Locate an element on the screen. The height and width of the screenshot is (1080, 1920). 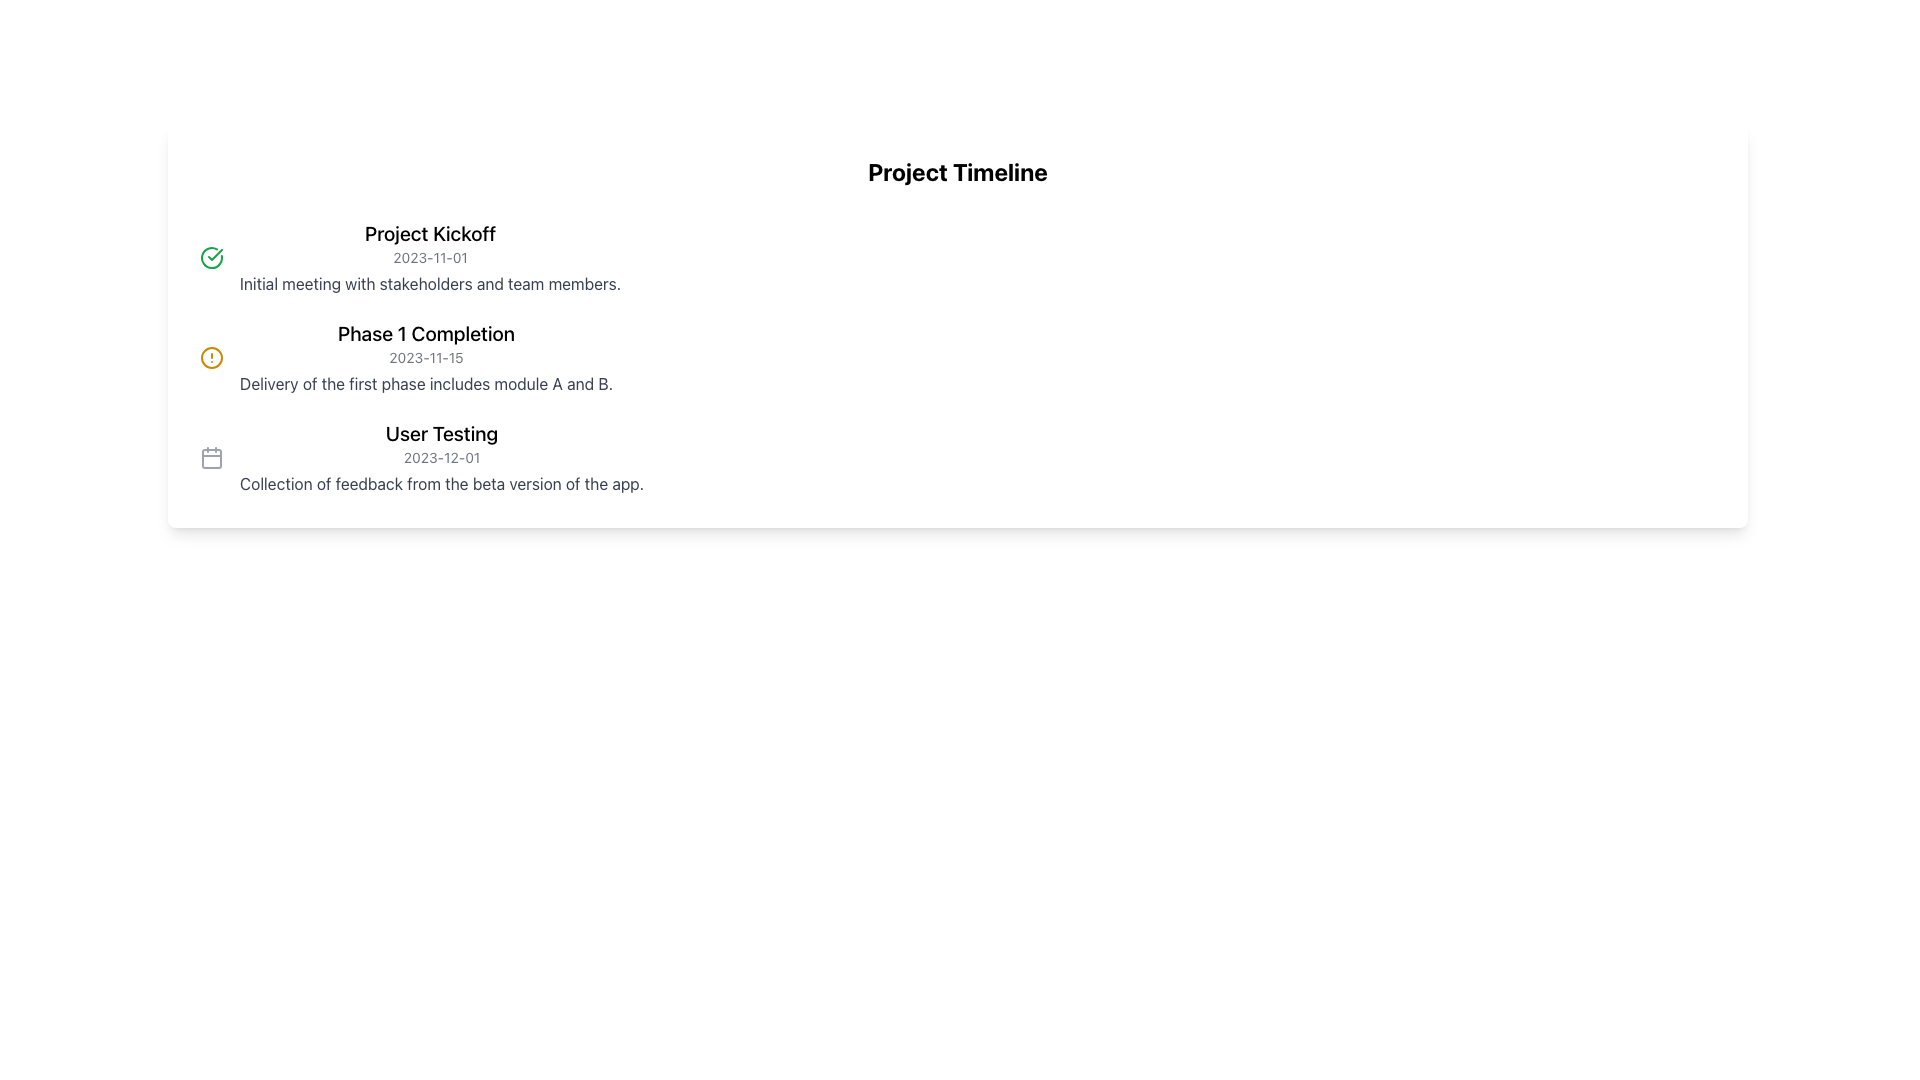
the main body rectangle of the calendar icon located to the left of the 'User Testing' event heading is located at coordinates (211, 459).